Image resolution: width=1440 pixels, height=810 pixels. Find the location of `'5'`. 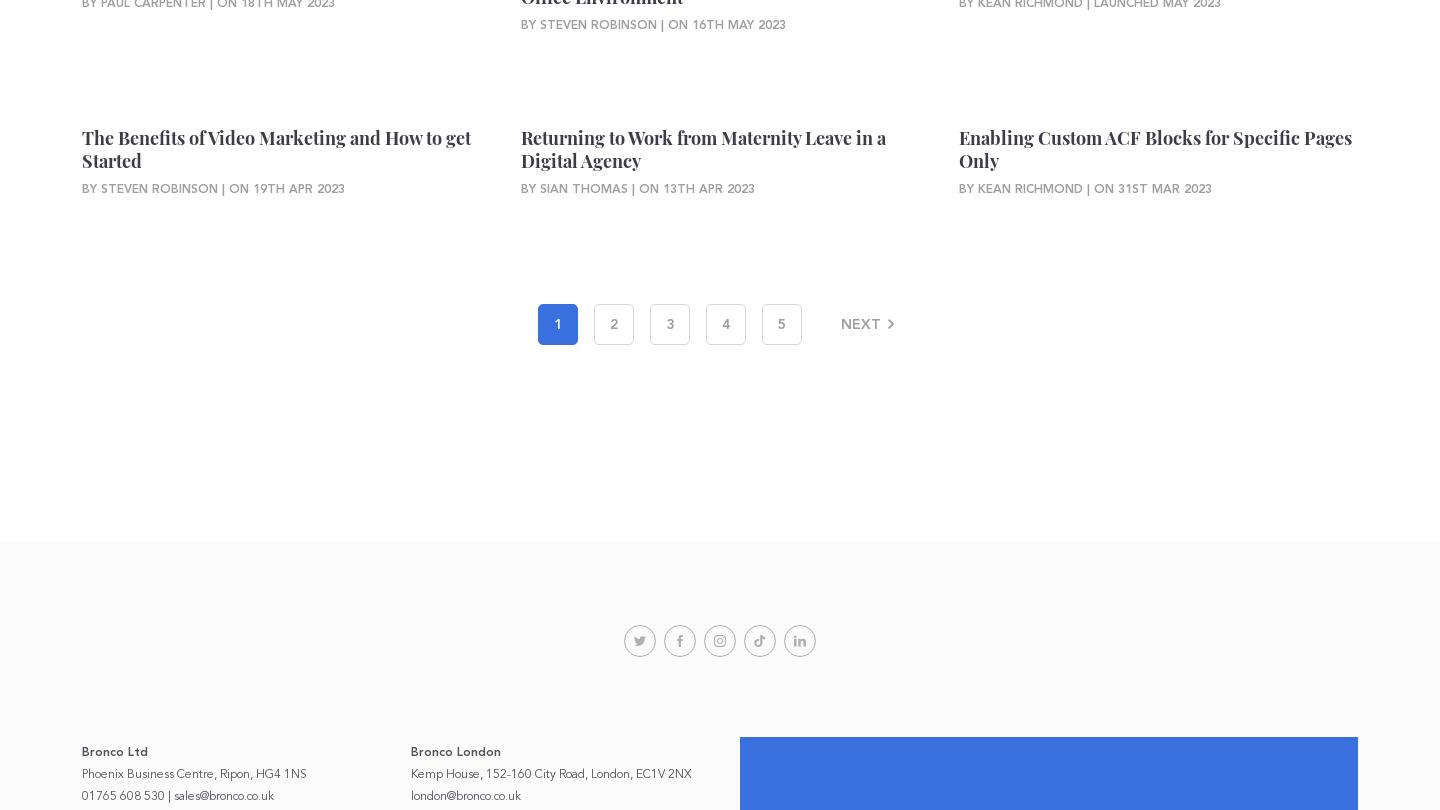

'5' is located at coordinates (777, 322).